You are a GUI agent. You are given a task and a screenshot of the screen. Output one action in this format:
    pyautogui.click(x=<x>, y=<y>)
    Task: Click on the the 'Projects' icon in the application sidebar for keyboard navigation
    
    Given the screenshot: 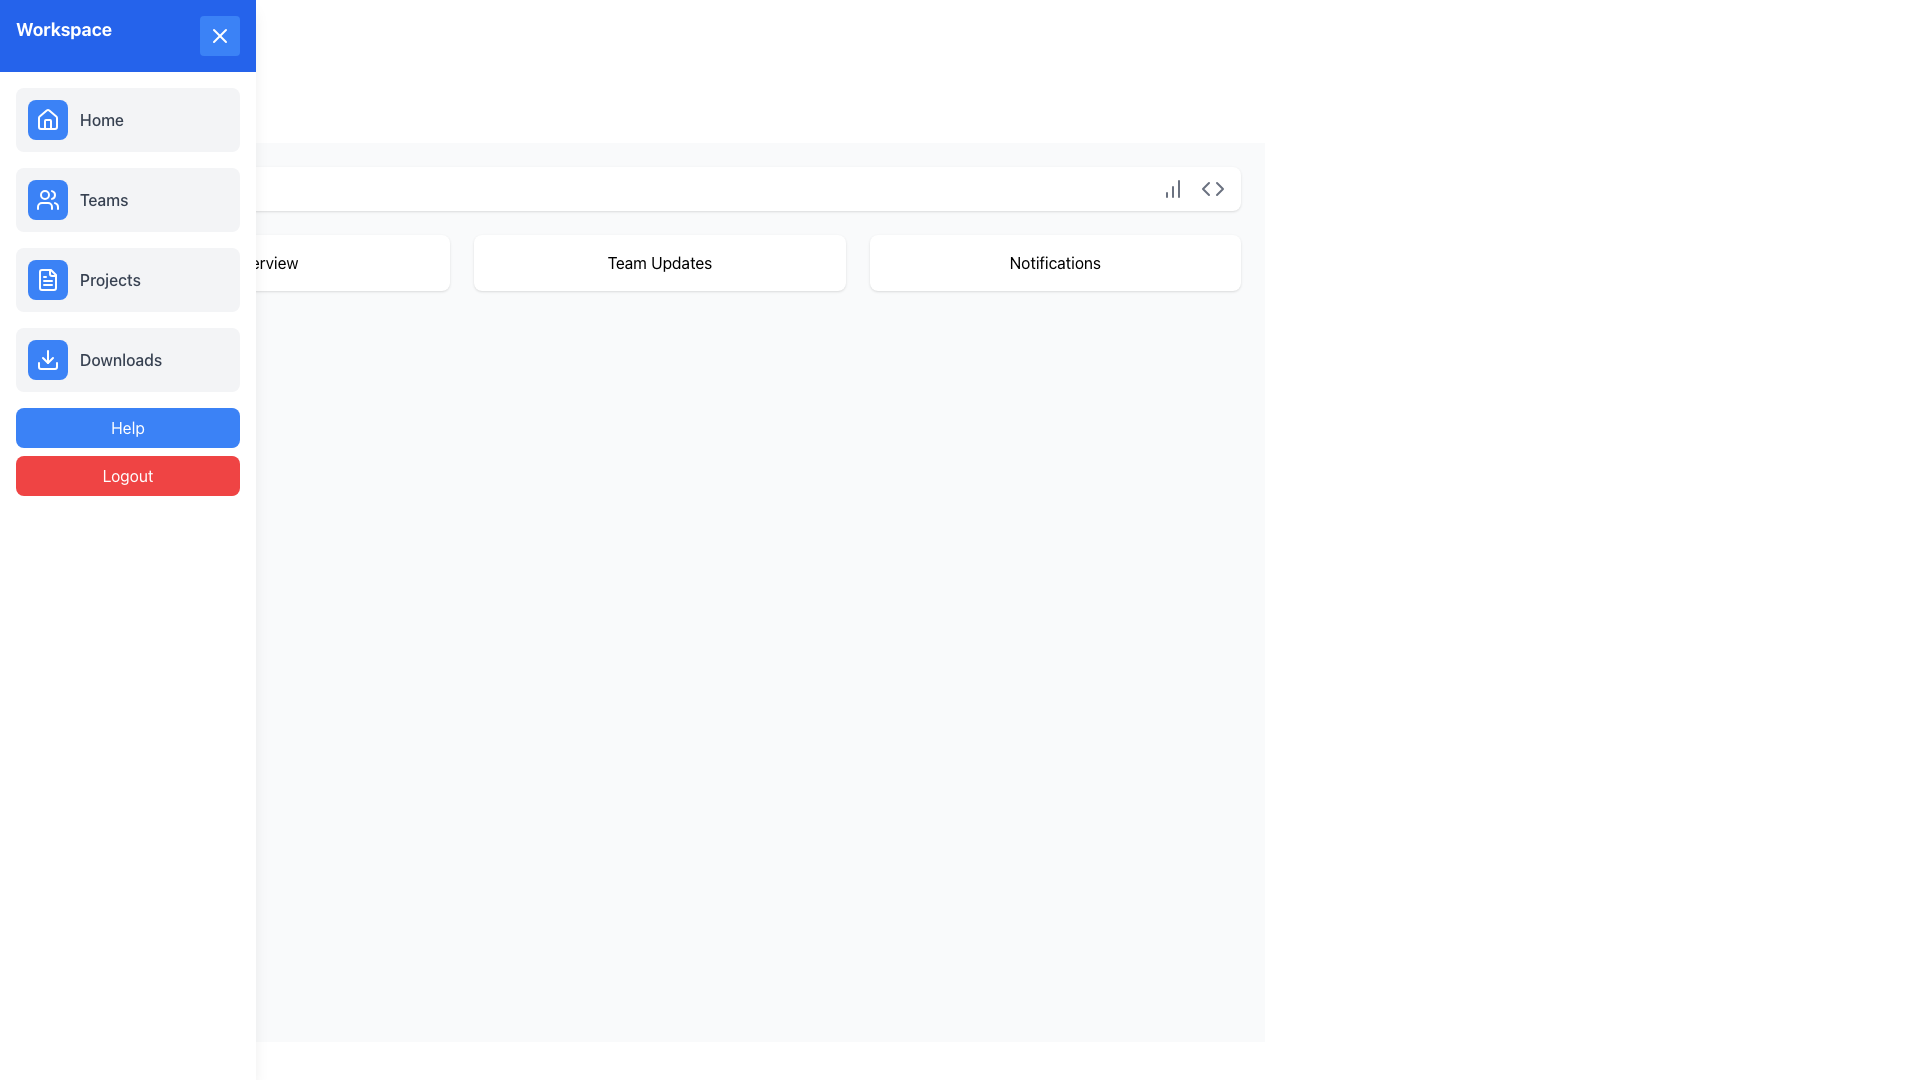 What is the action you would take?
    pyautogui.click(x=48, y=280)
    